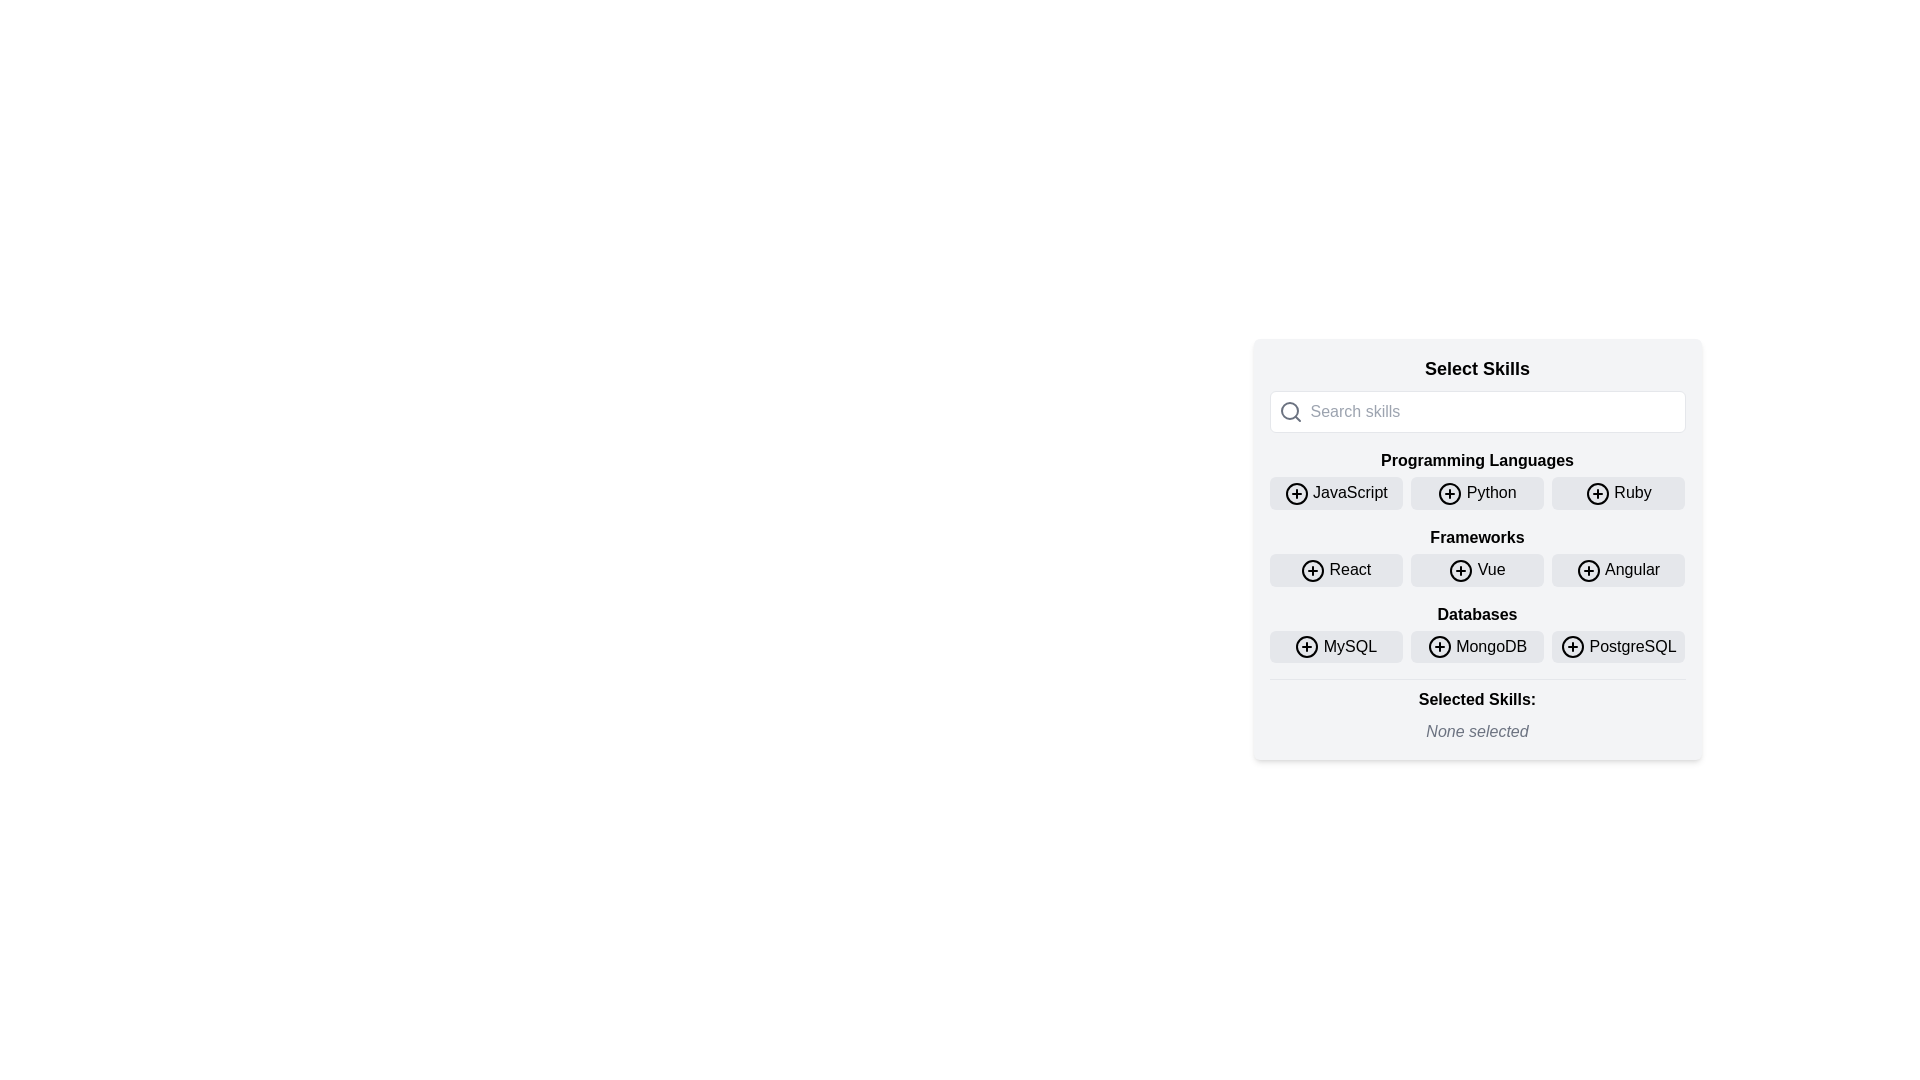 The height and width of the screenshot is (1080, 1920). I want to click on the plus sign icon button located on the left side of the 'React' button in the 'Frameworks' category under the 'Select Skills' section, so click(1313, 570).